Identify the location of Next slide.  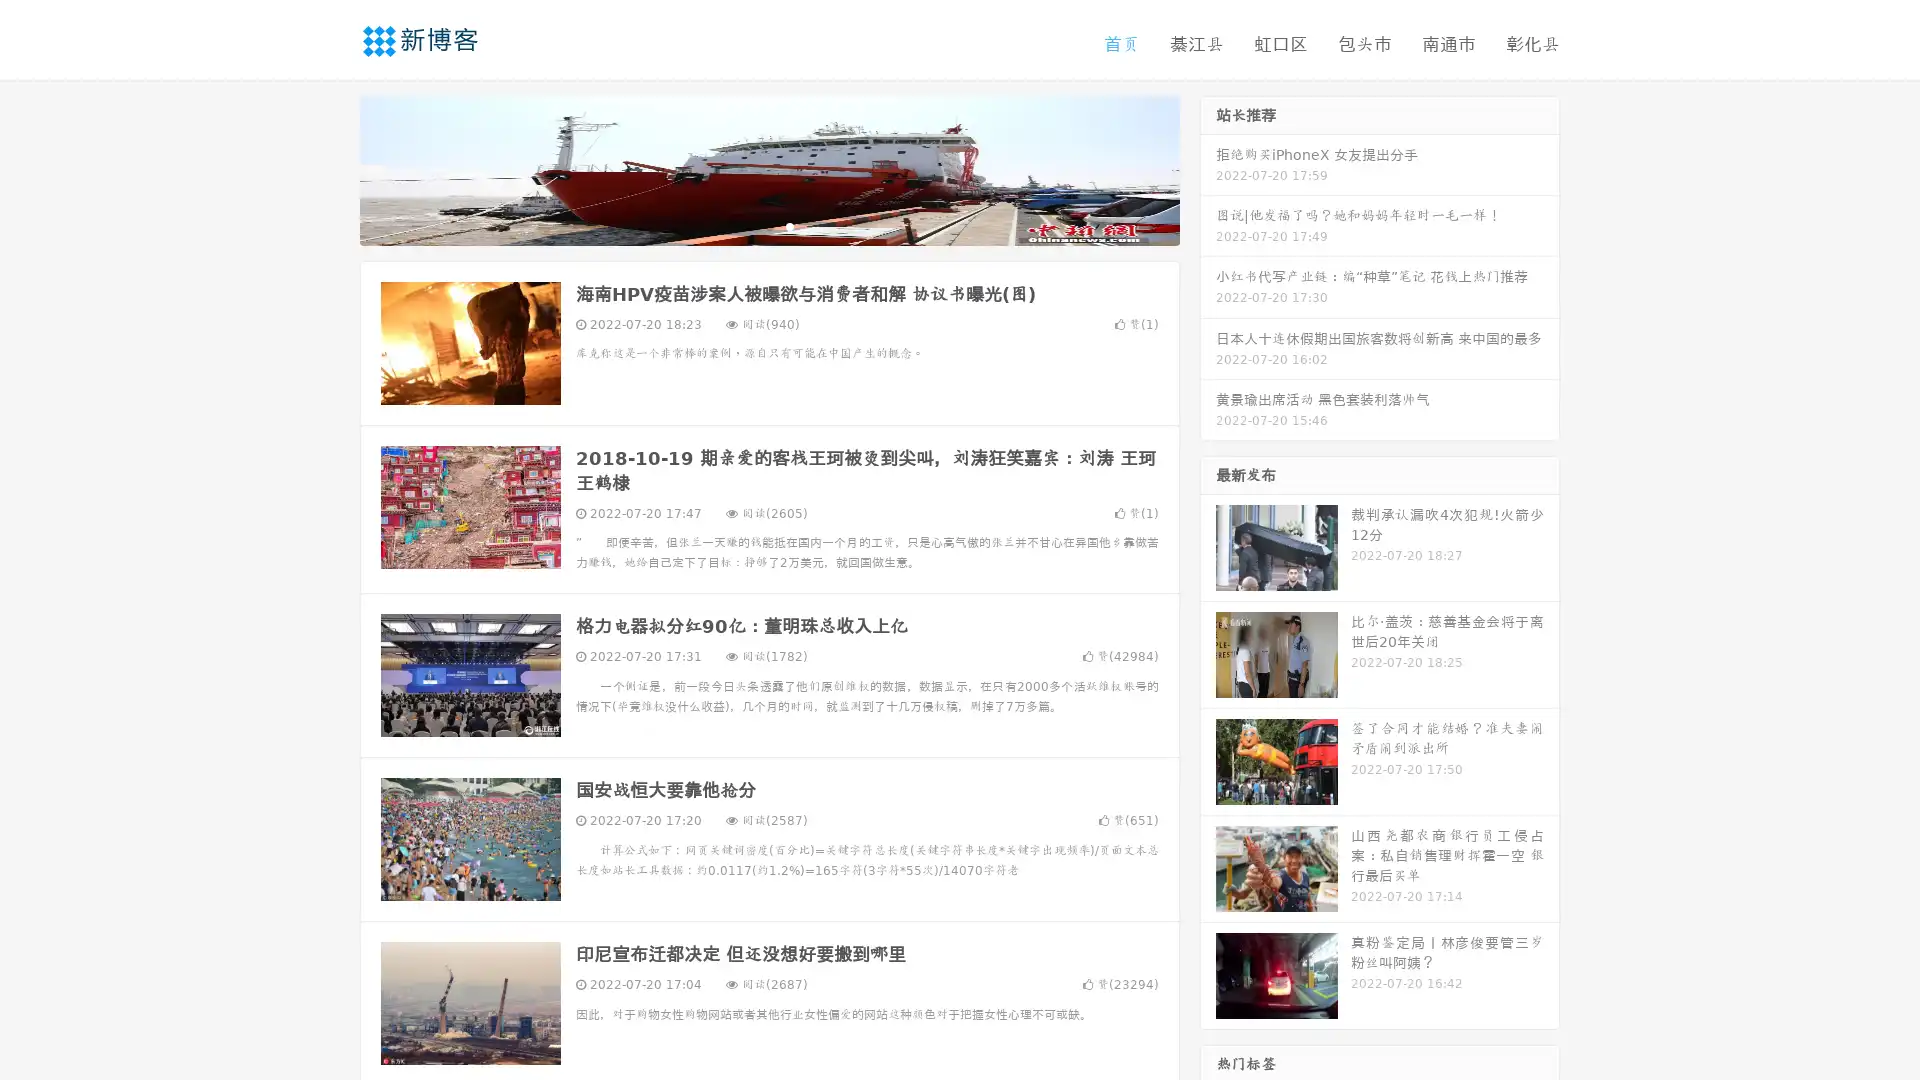
(1208, 168).